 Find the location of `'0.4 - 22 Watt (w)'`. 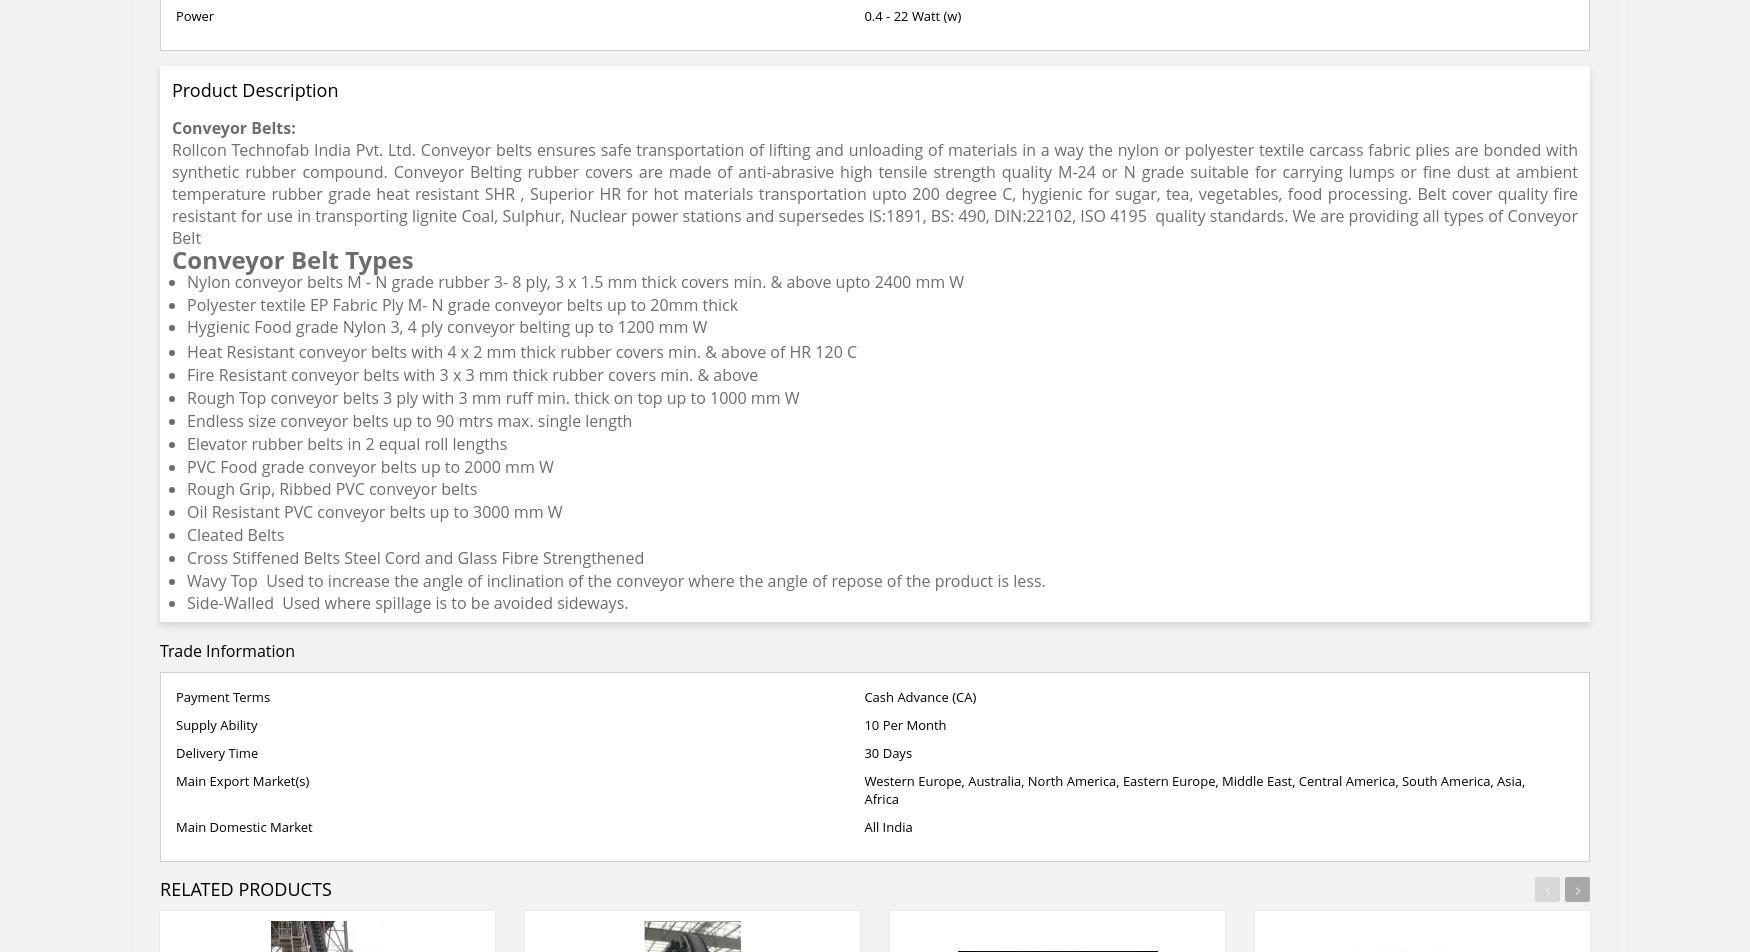

'0.4 - 22 Watt (w)' is located at coordinates (863, 15).